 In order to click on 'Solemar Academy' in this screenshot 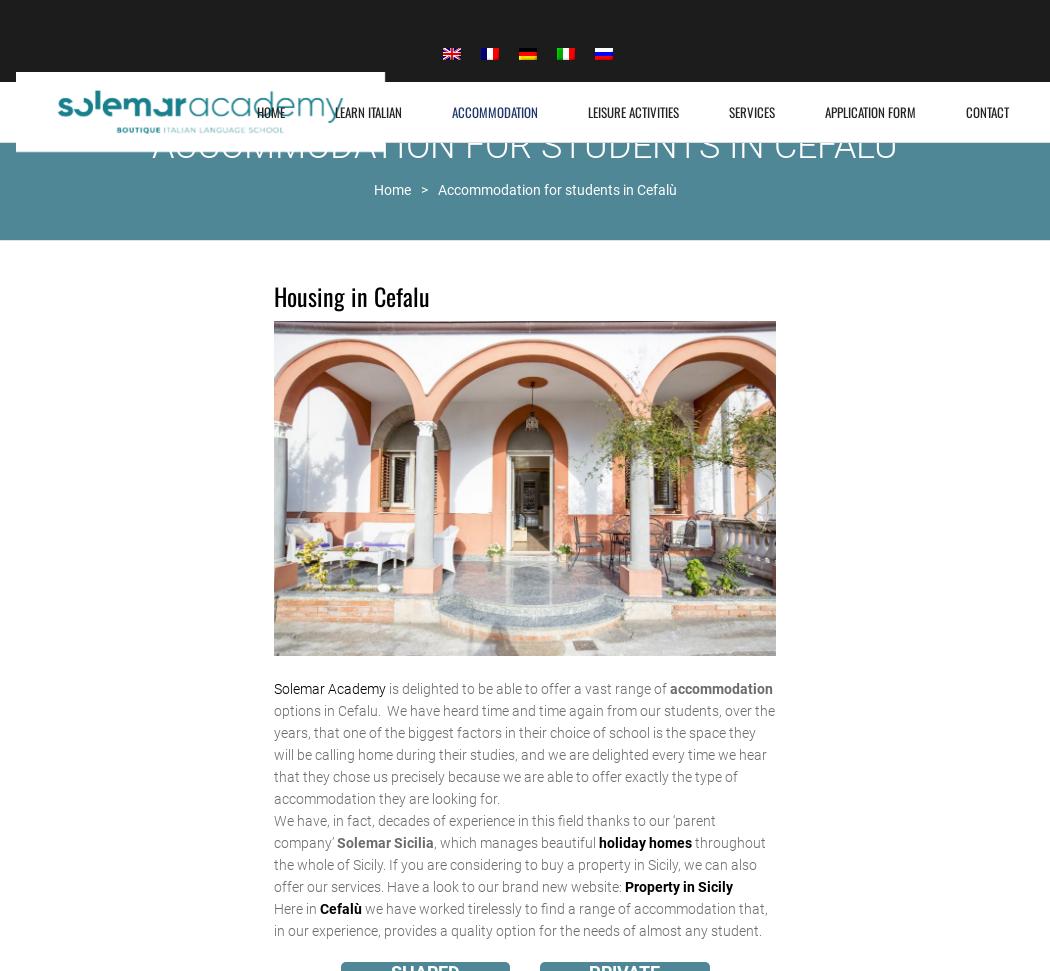, I will do `click(328, 687)`.